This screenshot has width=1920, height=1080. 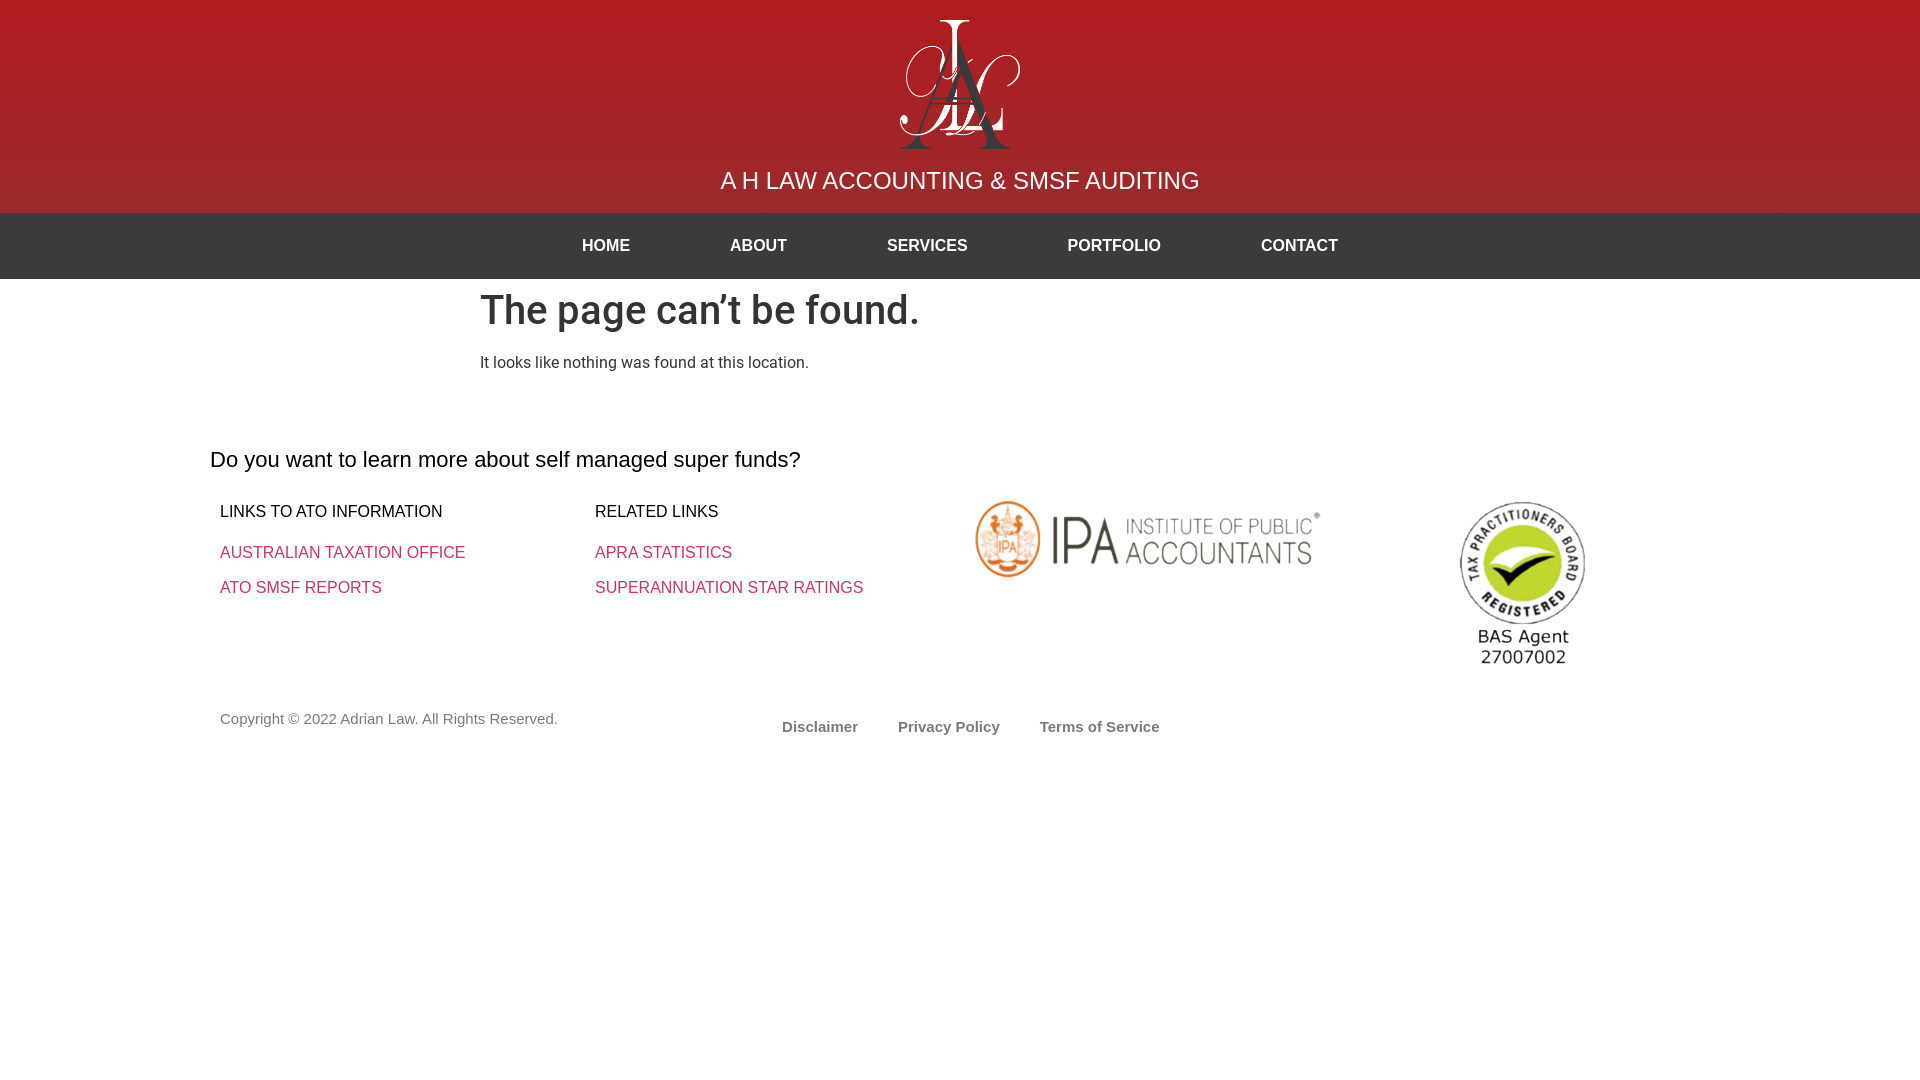 What do you see at coordinates (757, 245) in the screenshot?
I see `'ABOUT'` at bounding box center [757, 245].